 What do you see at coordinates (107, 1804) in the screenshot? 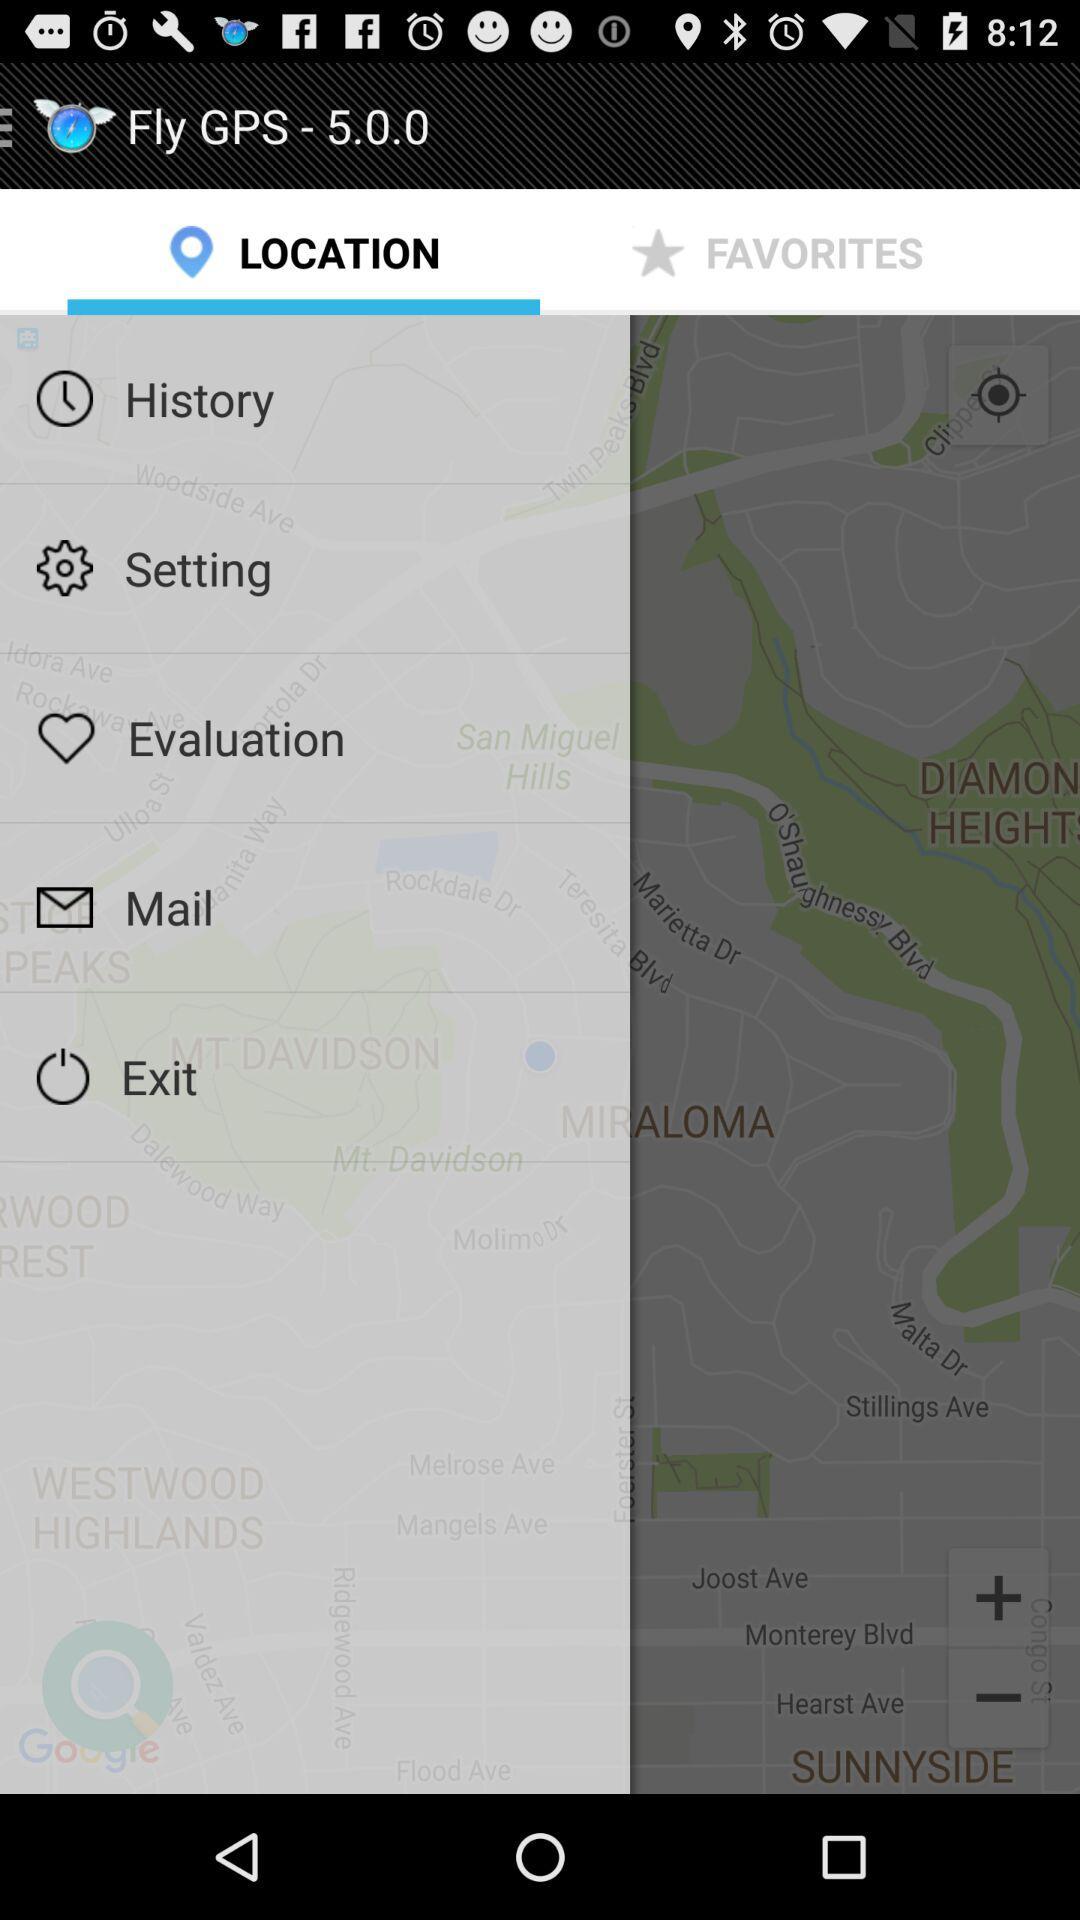
I see `the search icon` at bounding box center [107, 1804].